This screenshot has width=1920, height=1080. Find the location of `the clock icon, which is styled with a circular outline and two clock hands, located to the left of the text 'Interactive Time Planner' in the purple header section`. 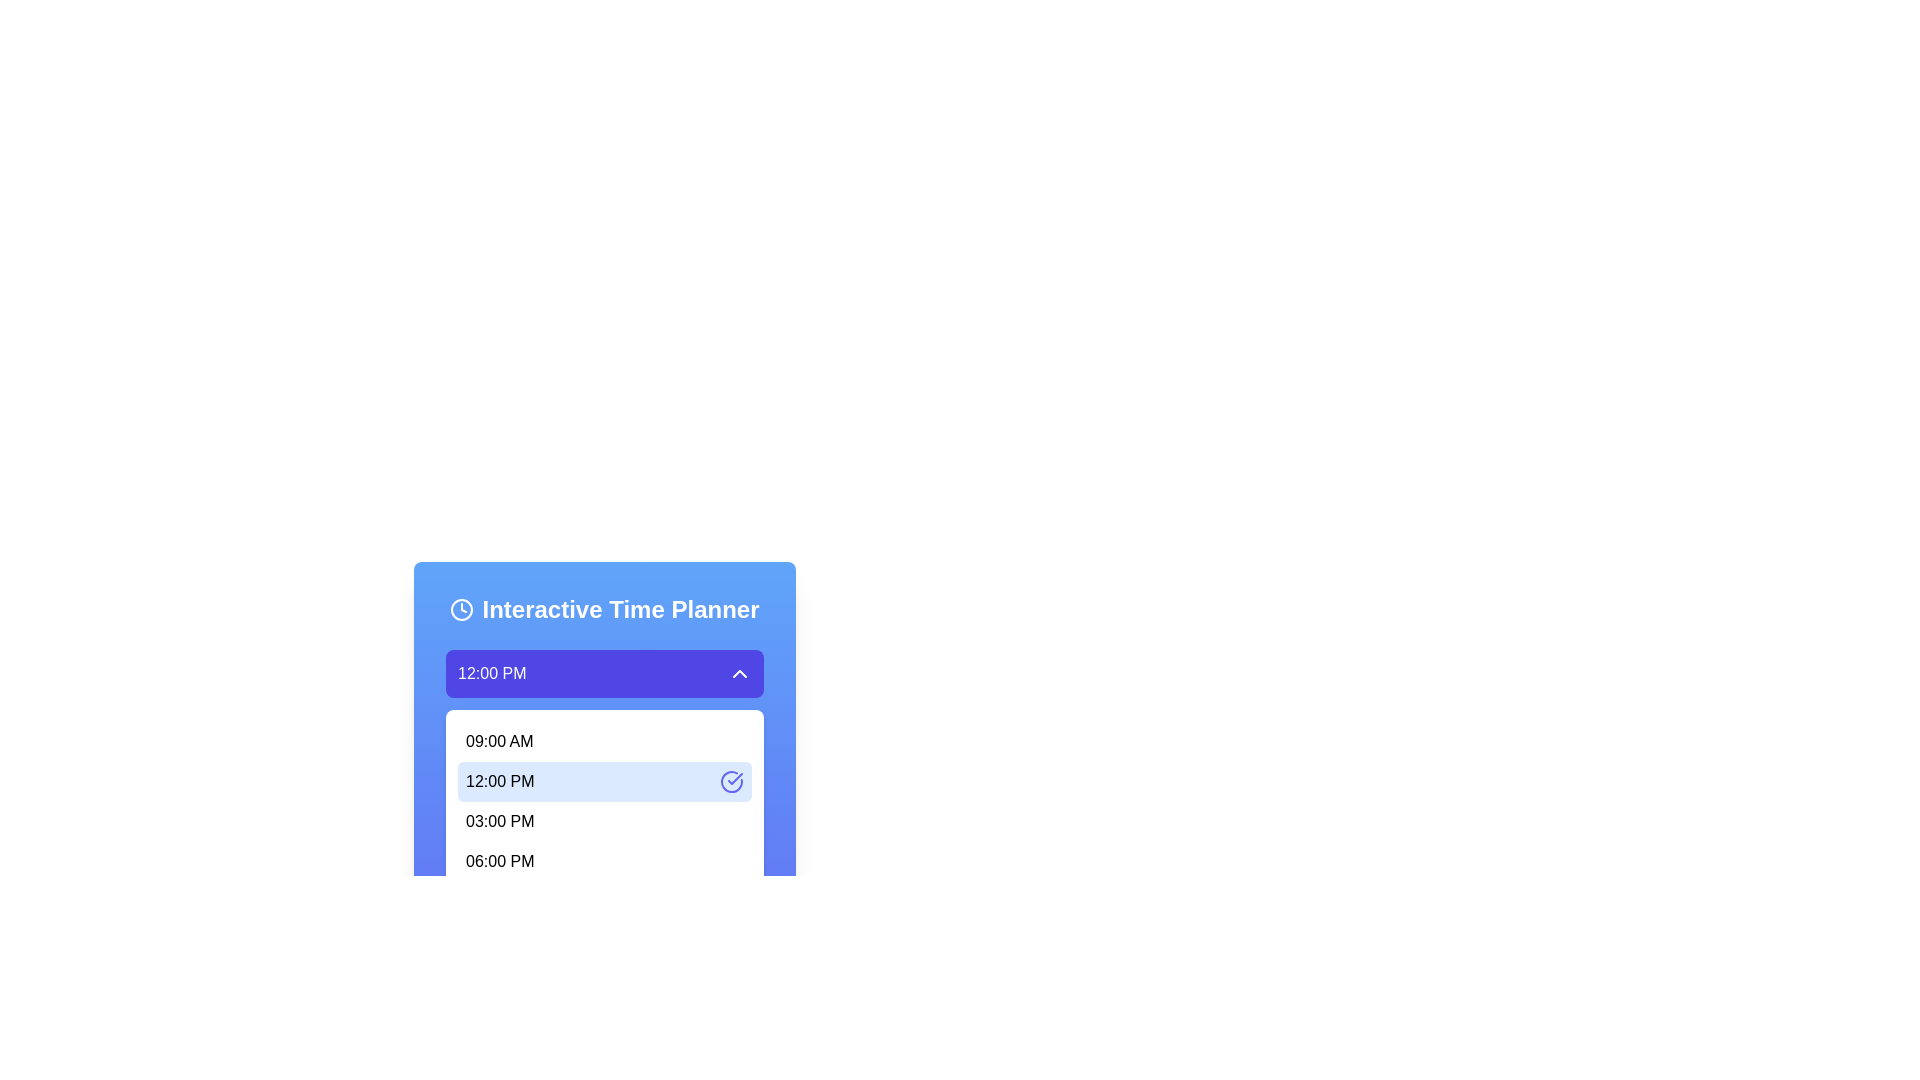

the clock icon, which is styled with a circular outline and two clock hands, located to the left of the text 'Interactive Time Planner' in the purple header section is located at coordinates (461, 608).